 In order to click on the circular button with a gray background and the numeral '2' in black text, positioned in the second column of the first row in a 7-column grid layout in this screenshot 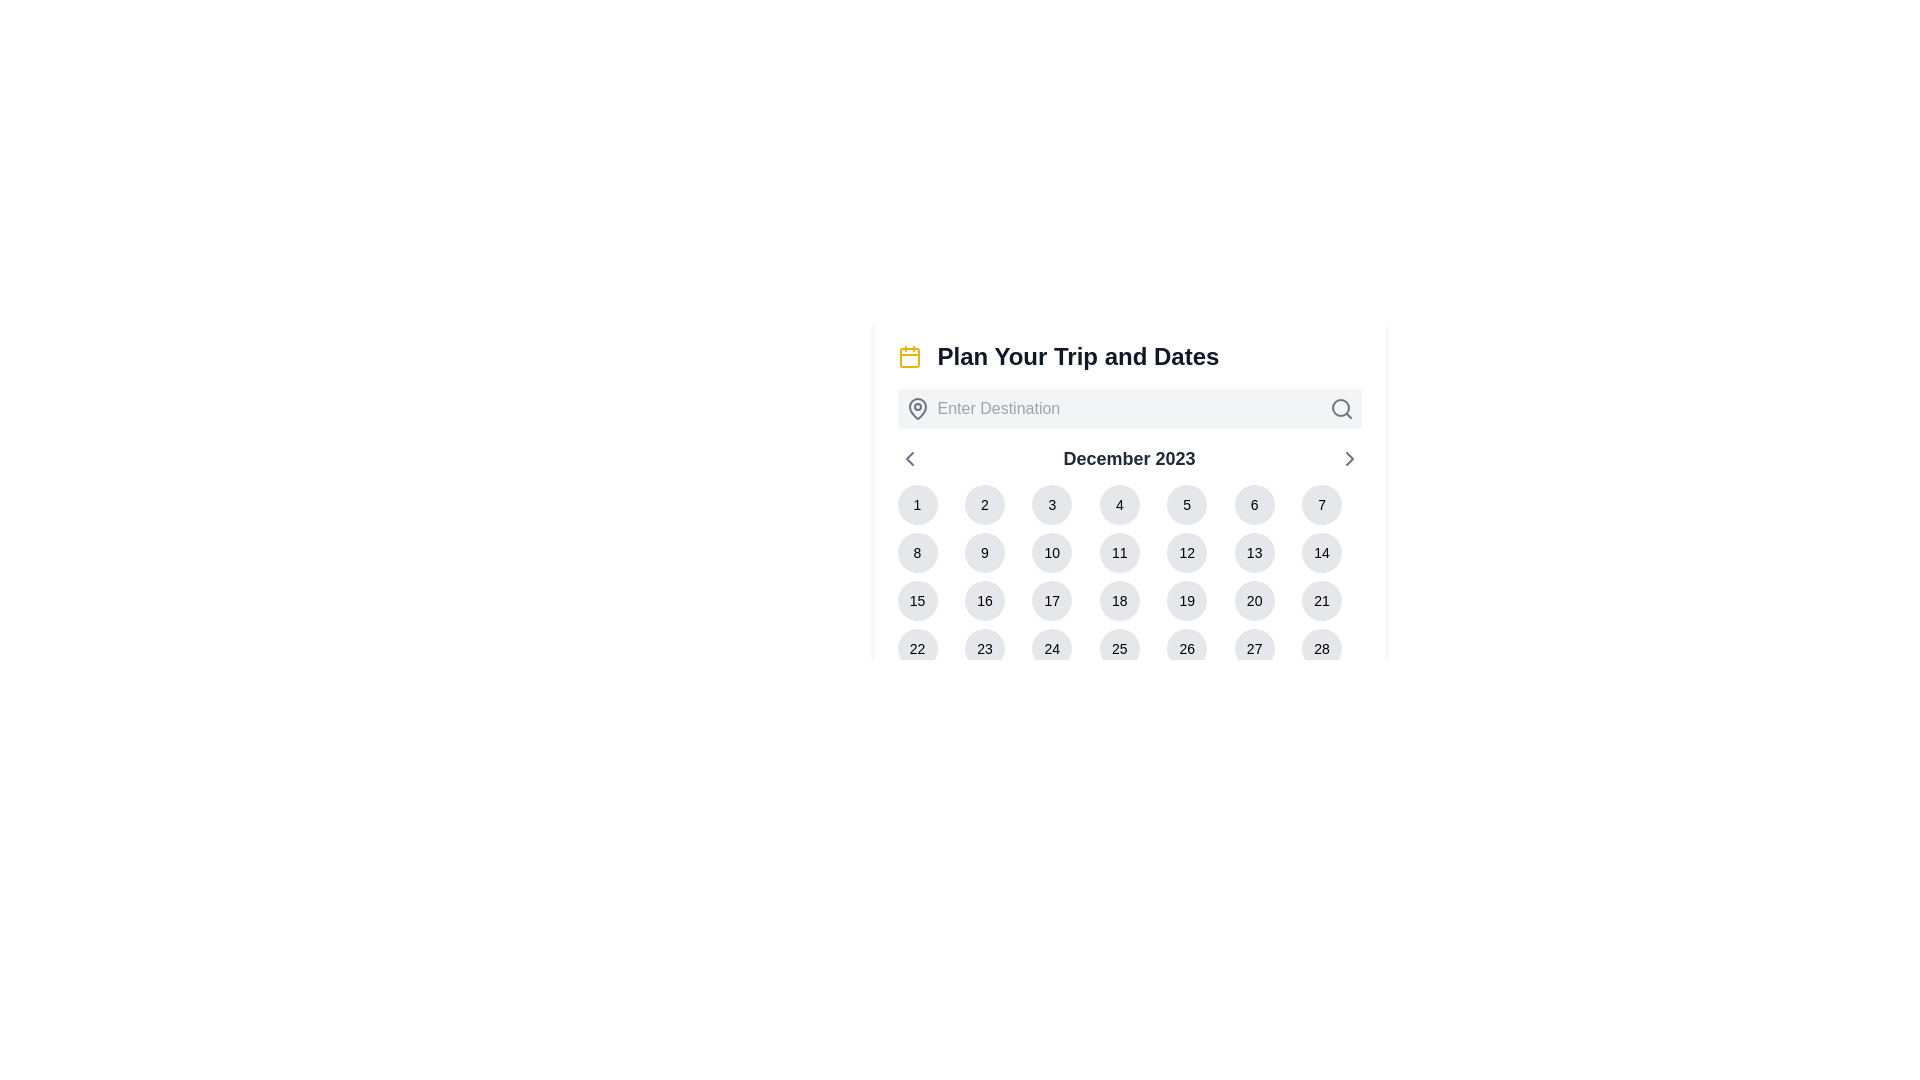, I will do `click(984, 504)`.